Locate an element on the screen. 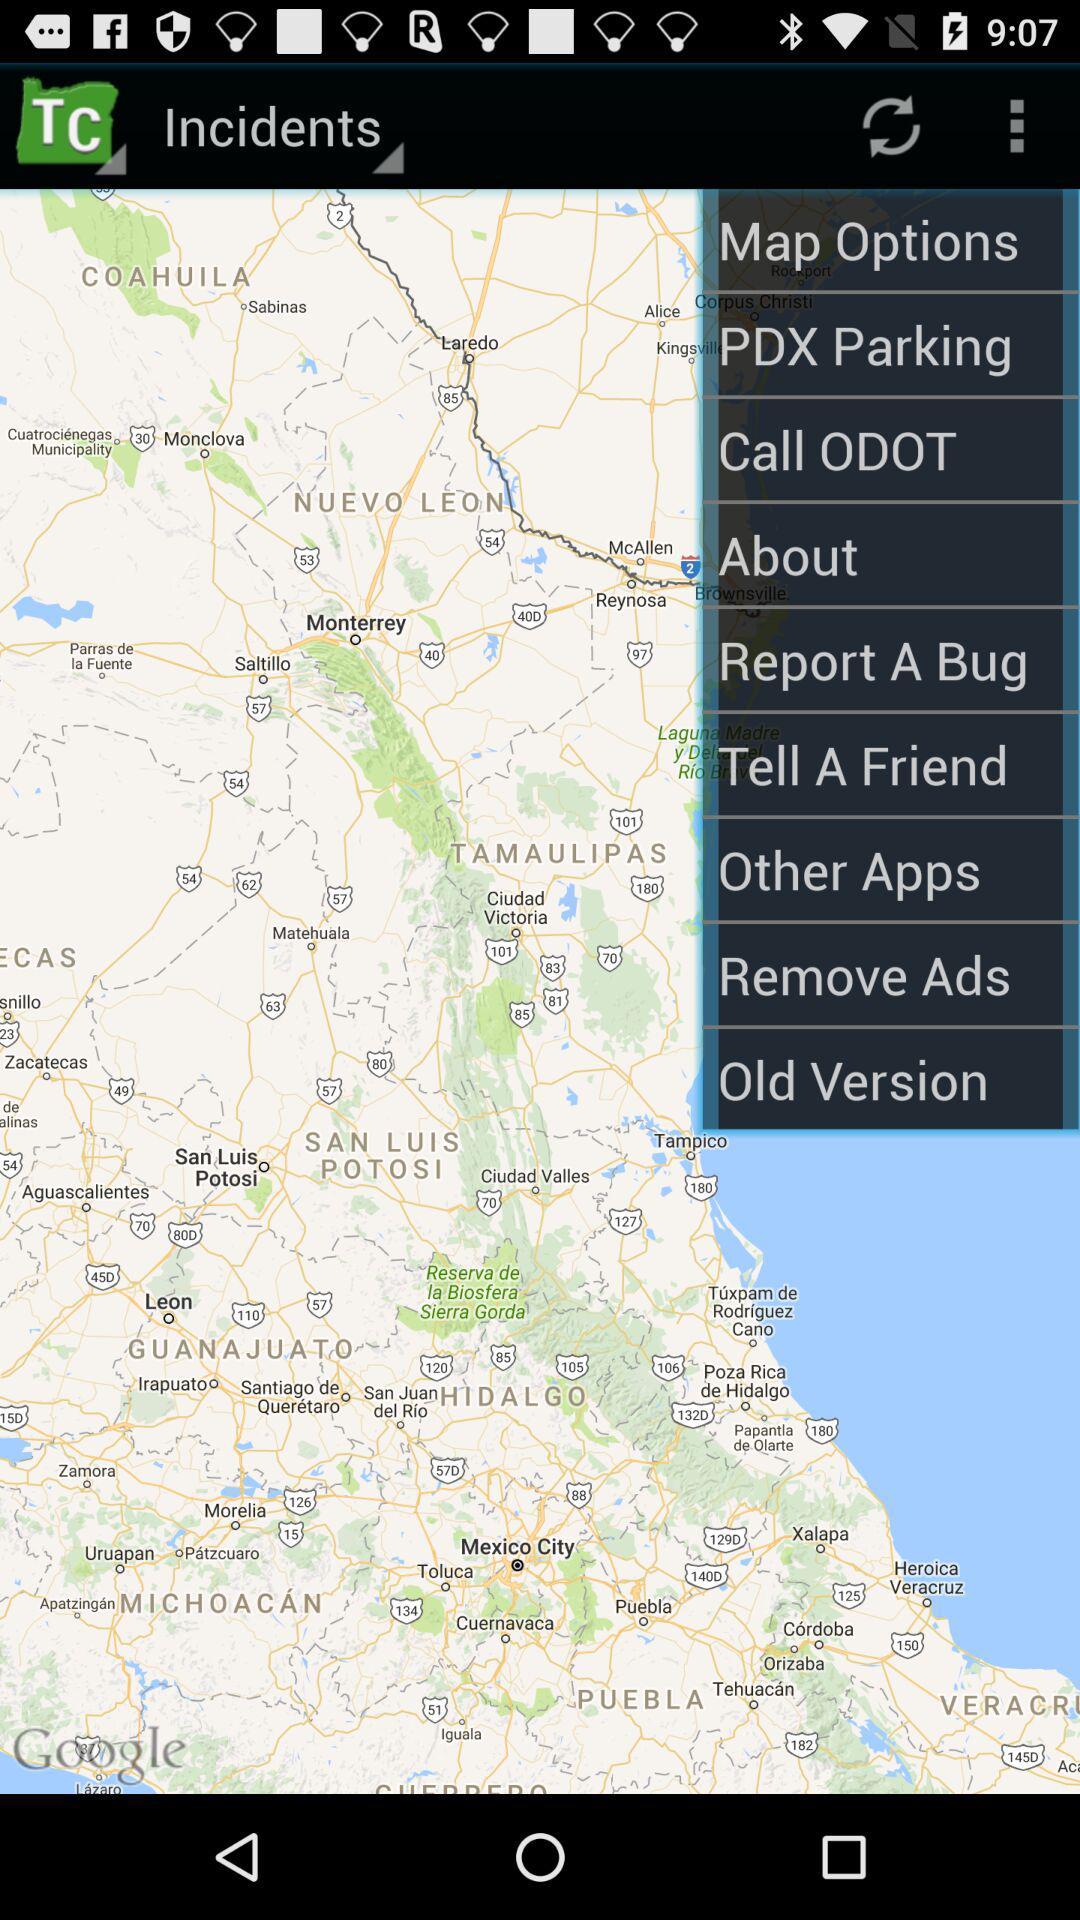 The image size is (1080, 1920). the call odot app is located at coordinates (889, 448).